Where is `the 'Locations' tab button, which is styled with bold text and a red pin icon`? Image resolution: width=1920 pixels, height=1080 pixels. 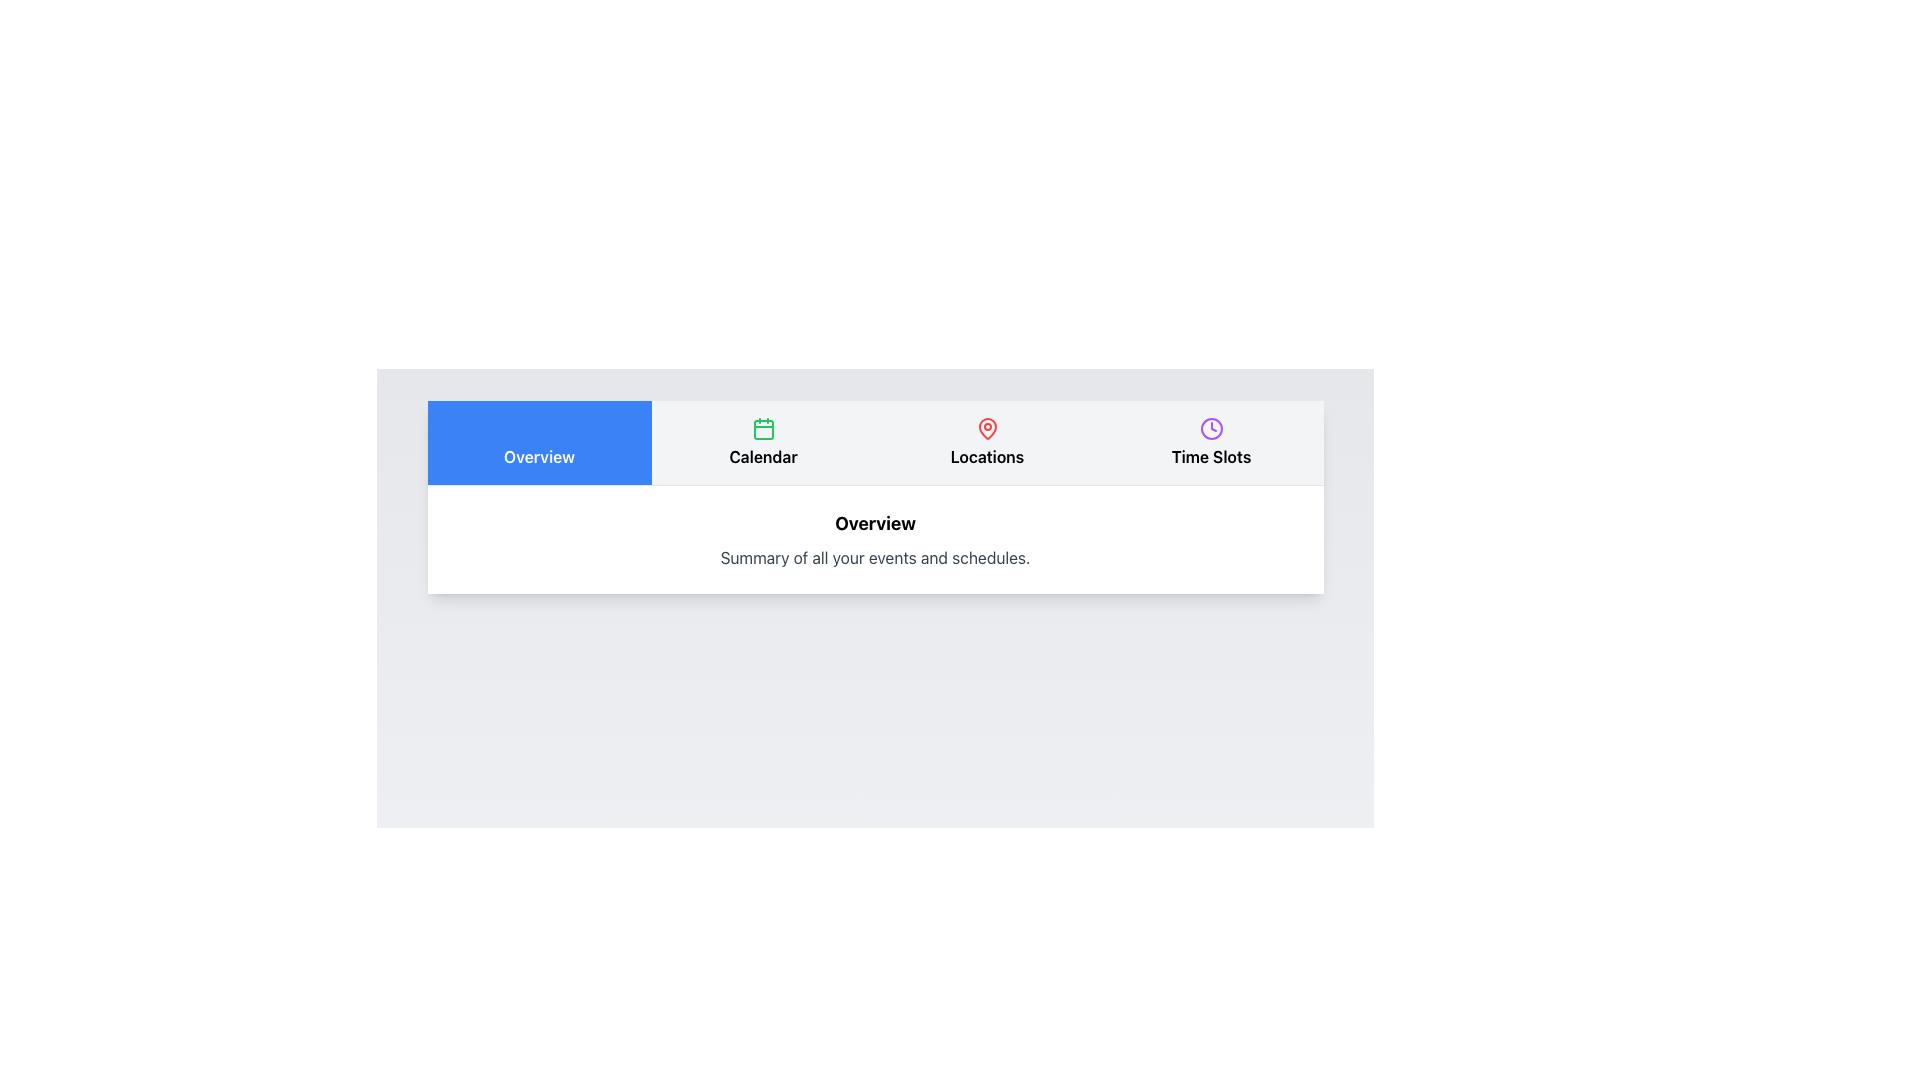
the 'Locations' tab button, which is styled with bold text and a red pin icon is located at coordinates (987, 442).